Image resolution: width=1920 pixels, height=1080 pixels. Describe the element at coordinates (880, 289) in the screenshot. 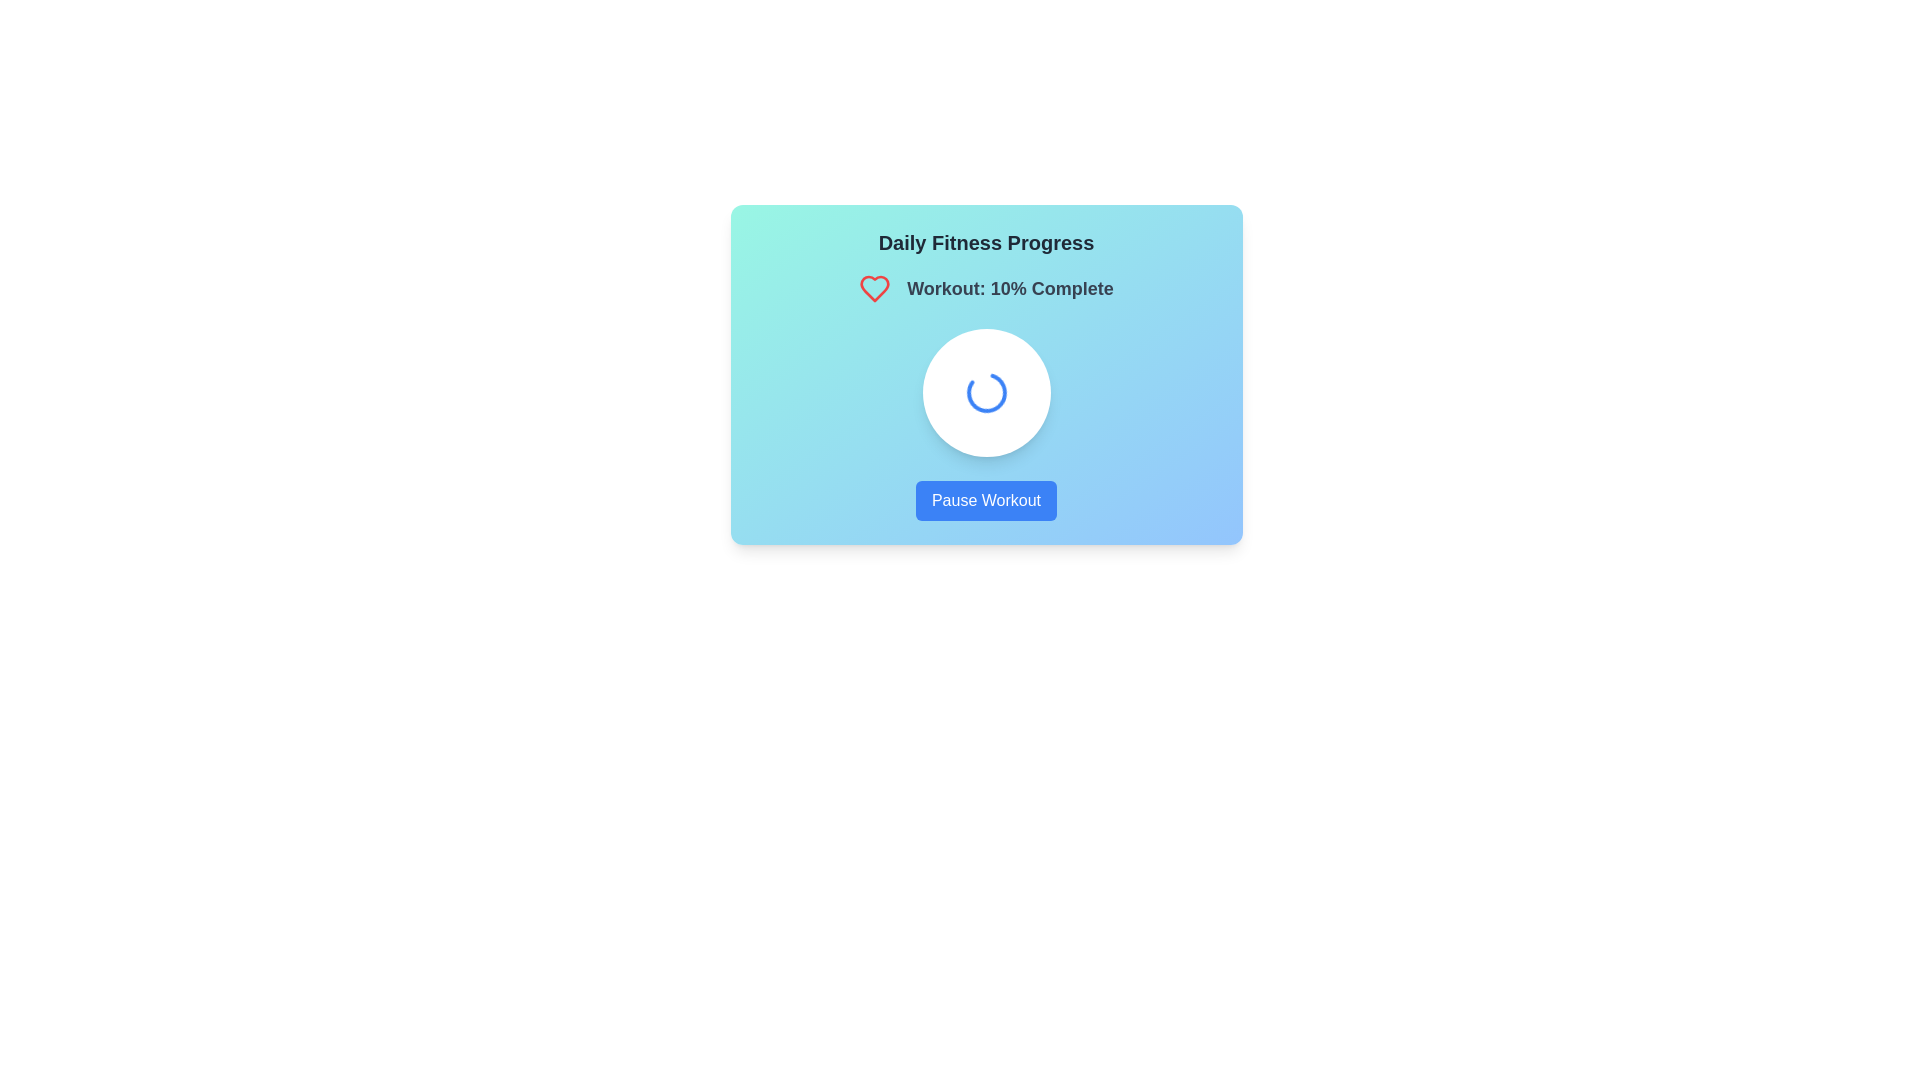

I see `the heart-shaped graphic icon rendered in bold red, located to the left of the text 'Workout: 10% Complete'` at that location.